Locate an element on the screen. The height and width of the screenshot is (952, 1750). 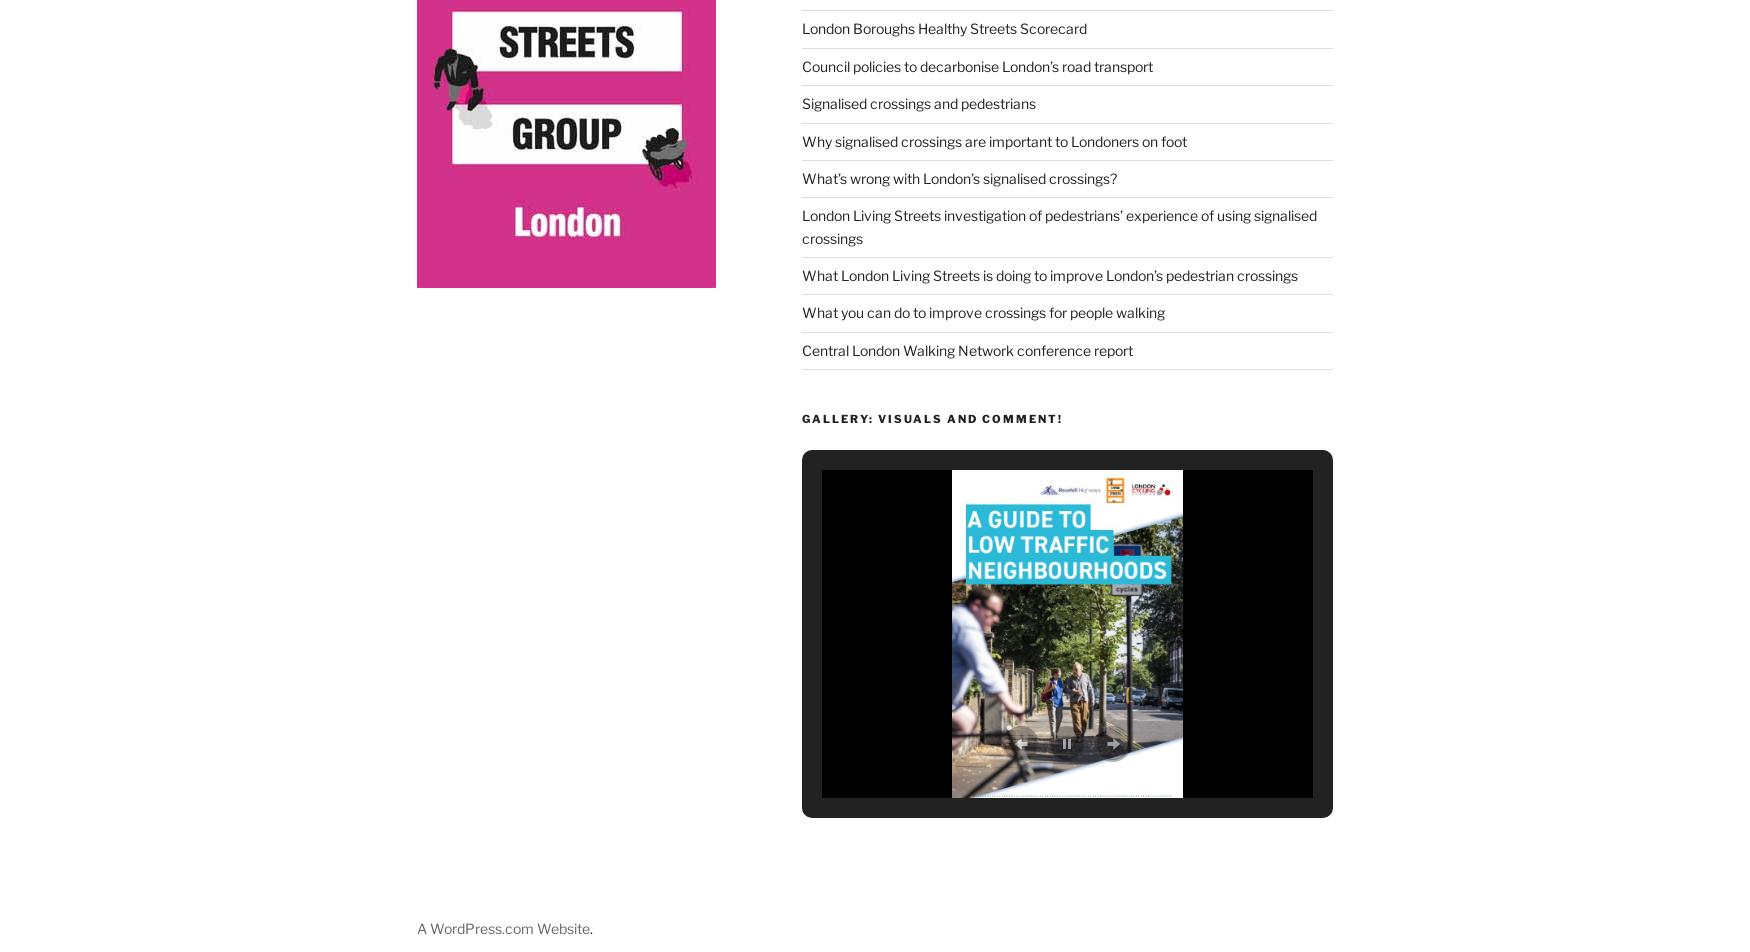
'A WordPress.com Website' is located at coordinates (502, 923).